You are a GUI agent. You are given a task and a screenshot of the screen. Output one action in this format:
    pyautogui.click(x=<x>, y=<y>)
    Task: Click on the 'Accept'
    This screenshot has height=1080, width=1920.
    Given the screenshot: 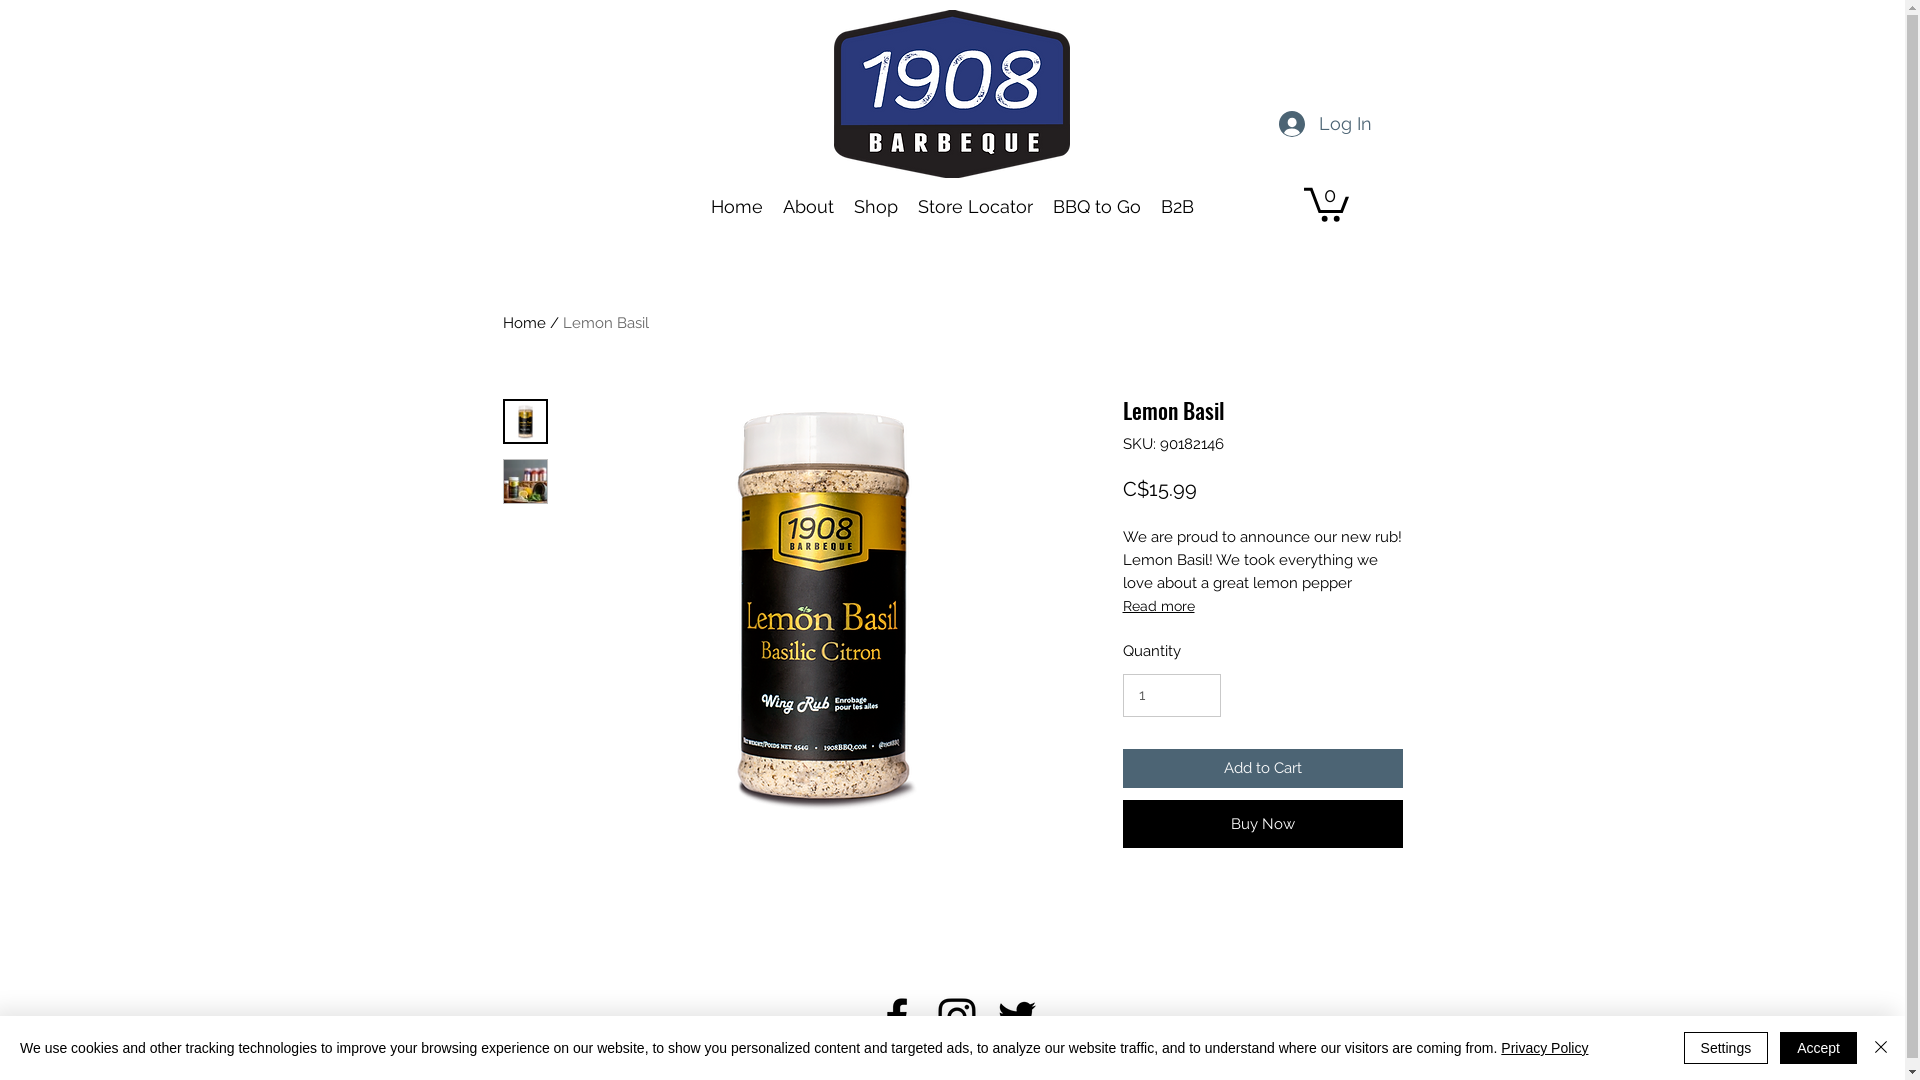 What is the action you would take?
    pyautogui.click(x=1818, y=1047)
    